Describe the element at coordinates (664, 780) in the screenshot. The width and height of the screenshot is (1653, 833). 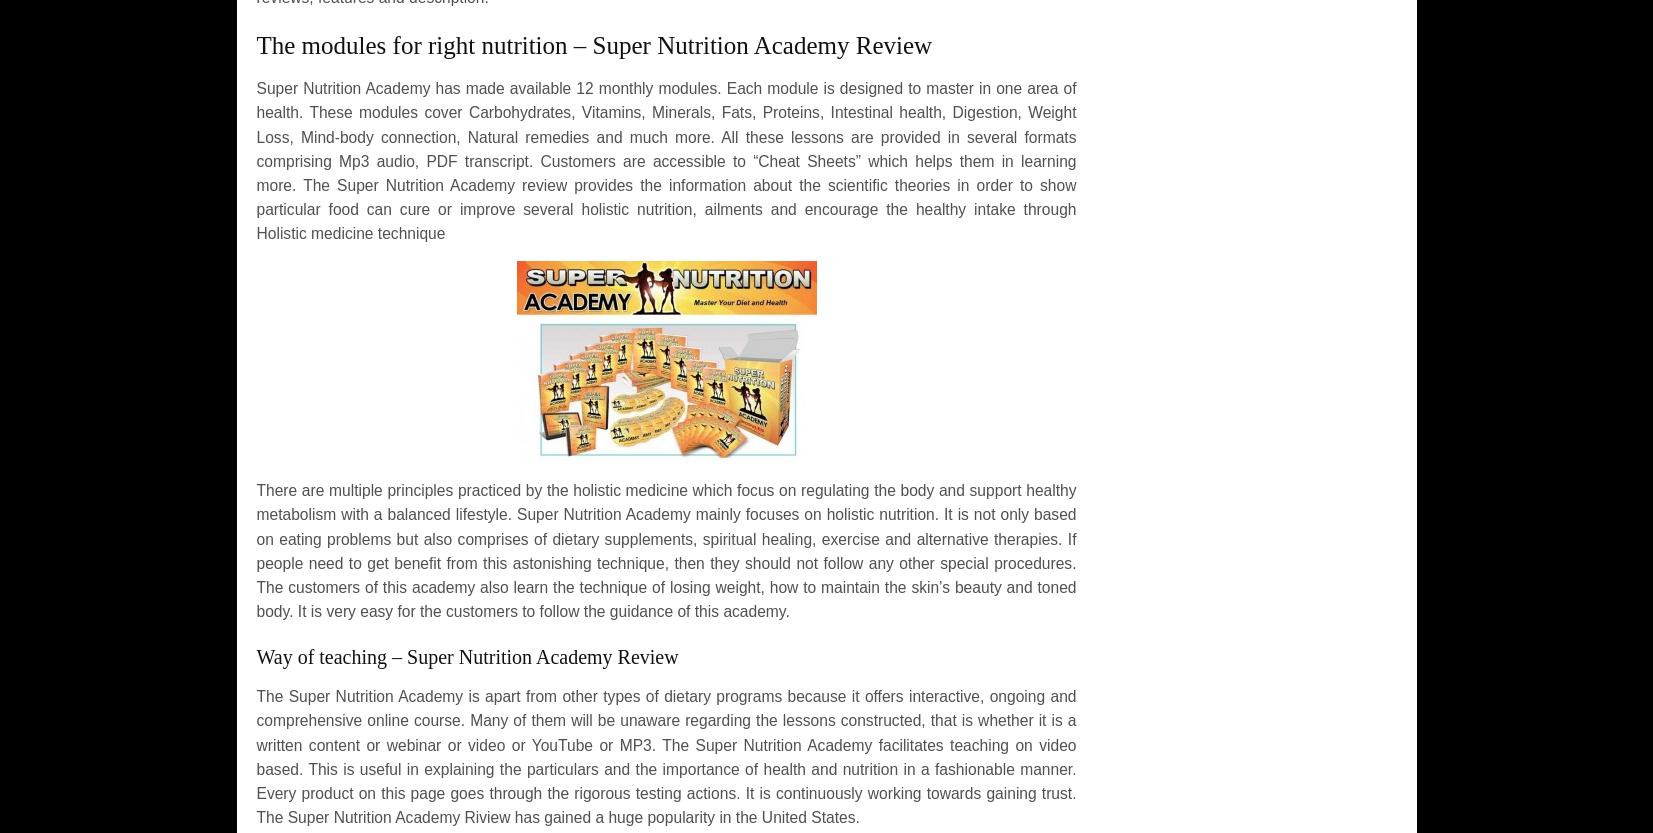
I see `'facilitates teaching on video based. This is useful in explaining the particulars and the importance of health and nutrition in a fashionable manner. Every product on this page goes through the rigorous testing actions. It is continuously working towards gaining trust. The'` at that location.